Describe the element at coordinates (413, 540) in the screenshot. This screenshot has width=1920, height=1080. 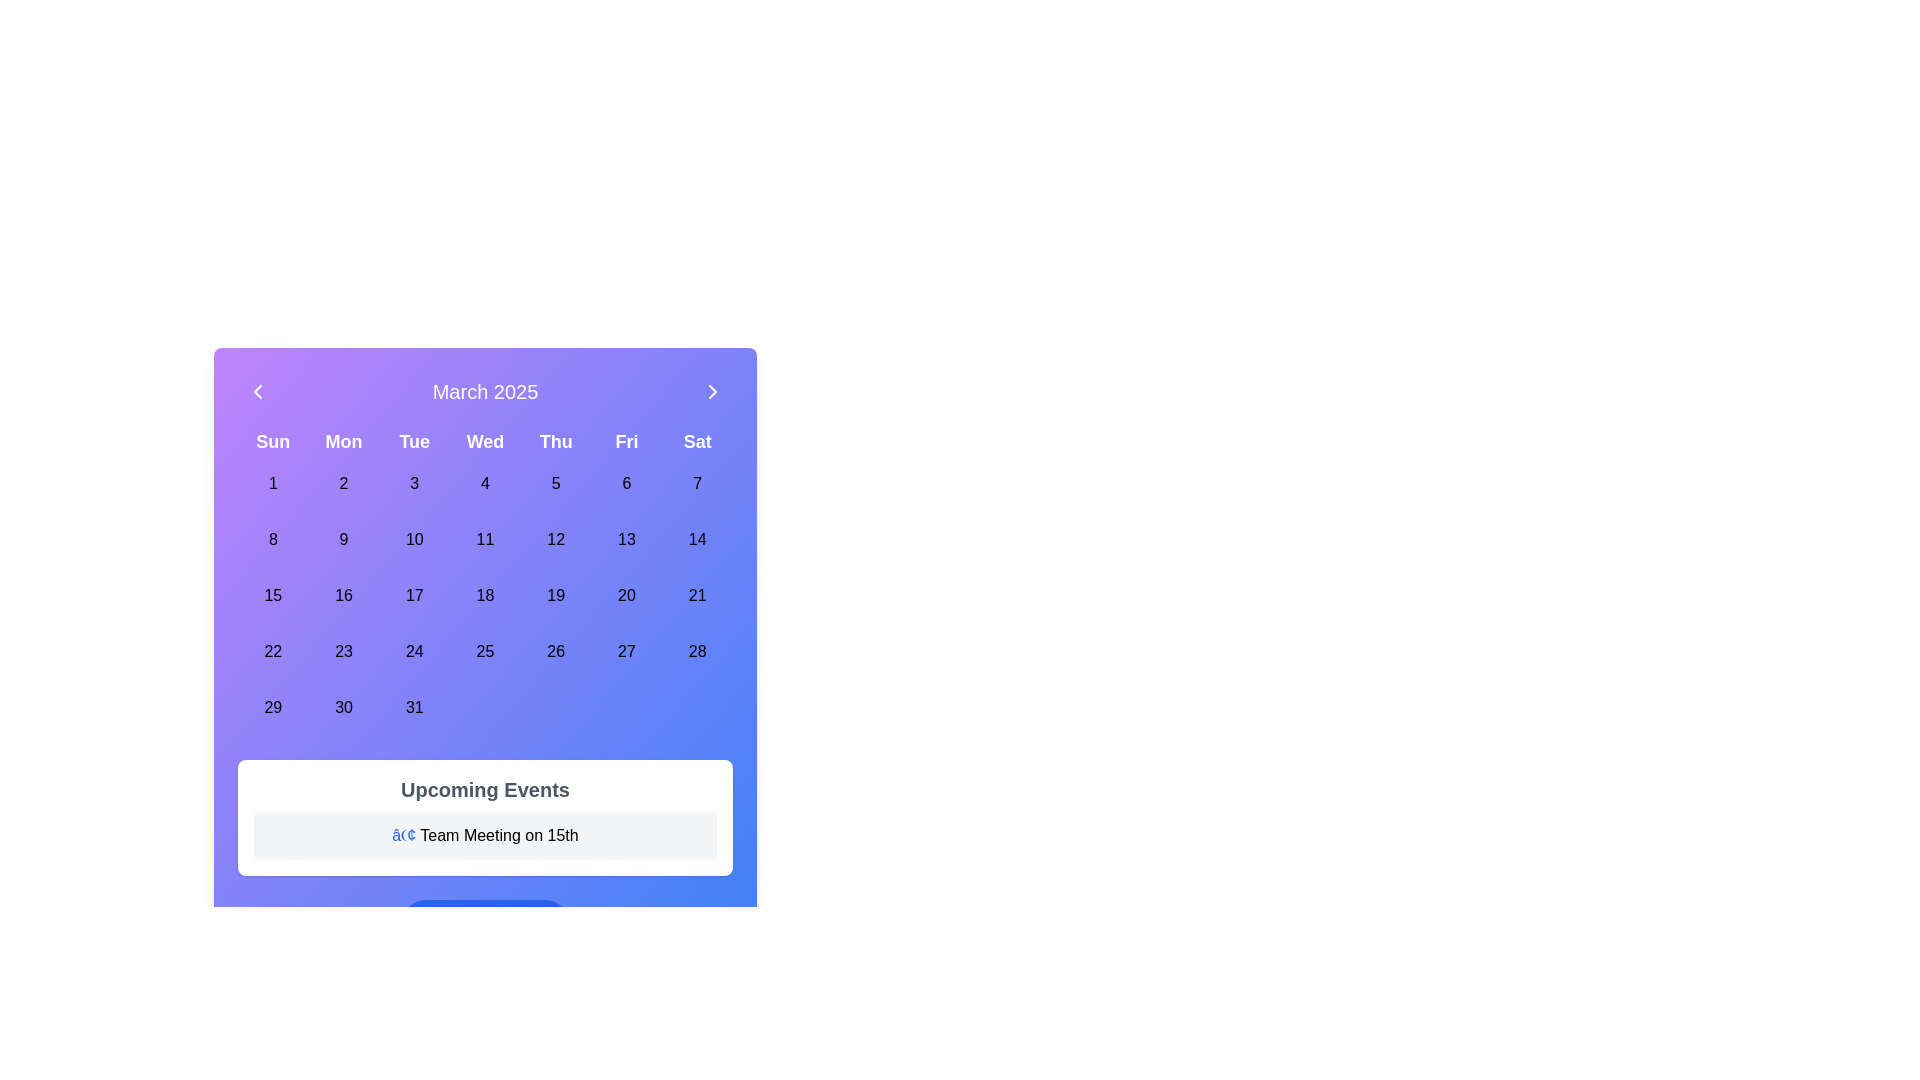
I see `the calendar date button representing the date '10'` at that location.